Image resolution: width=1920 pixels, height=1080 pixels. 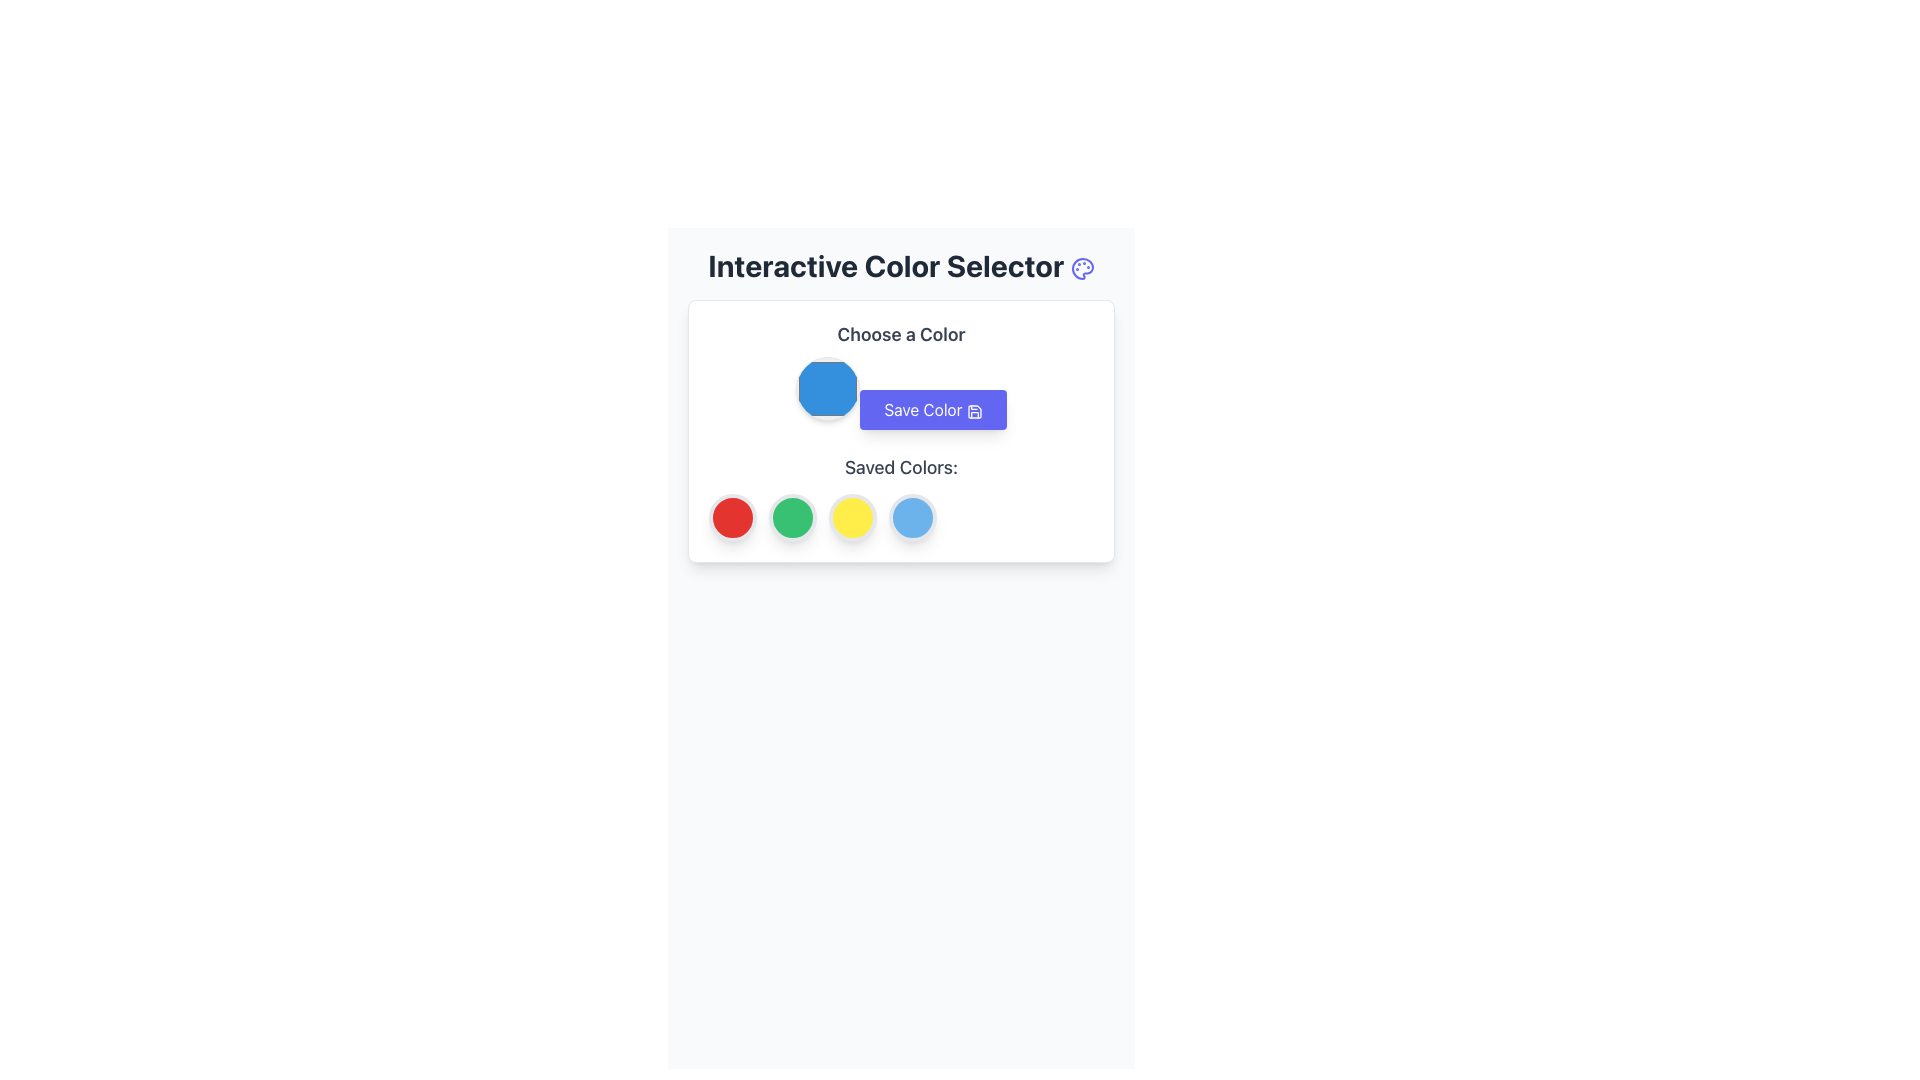 What do you see at coordinates (732, 516) in the screenshot?
I see `the first circular interactive icon with a red background located under the 'Saved Colors:' label` at bounding box center [732, 516].